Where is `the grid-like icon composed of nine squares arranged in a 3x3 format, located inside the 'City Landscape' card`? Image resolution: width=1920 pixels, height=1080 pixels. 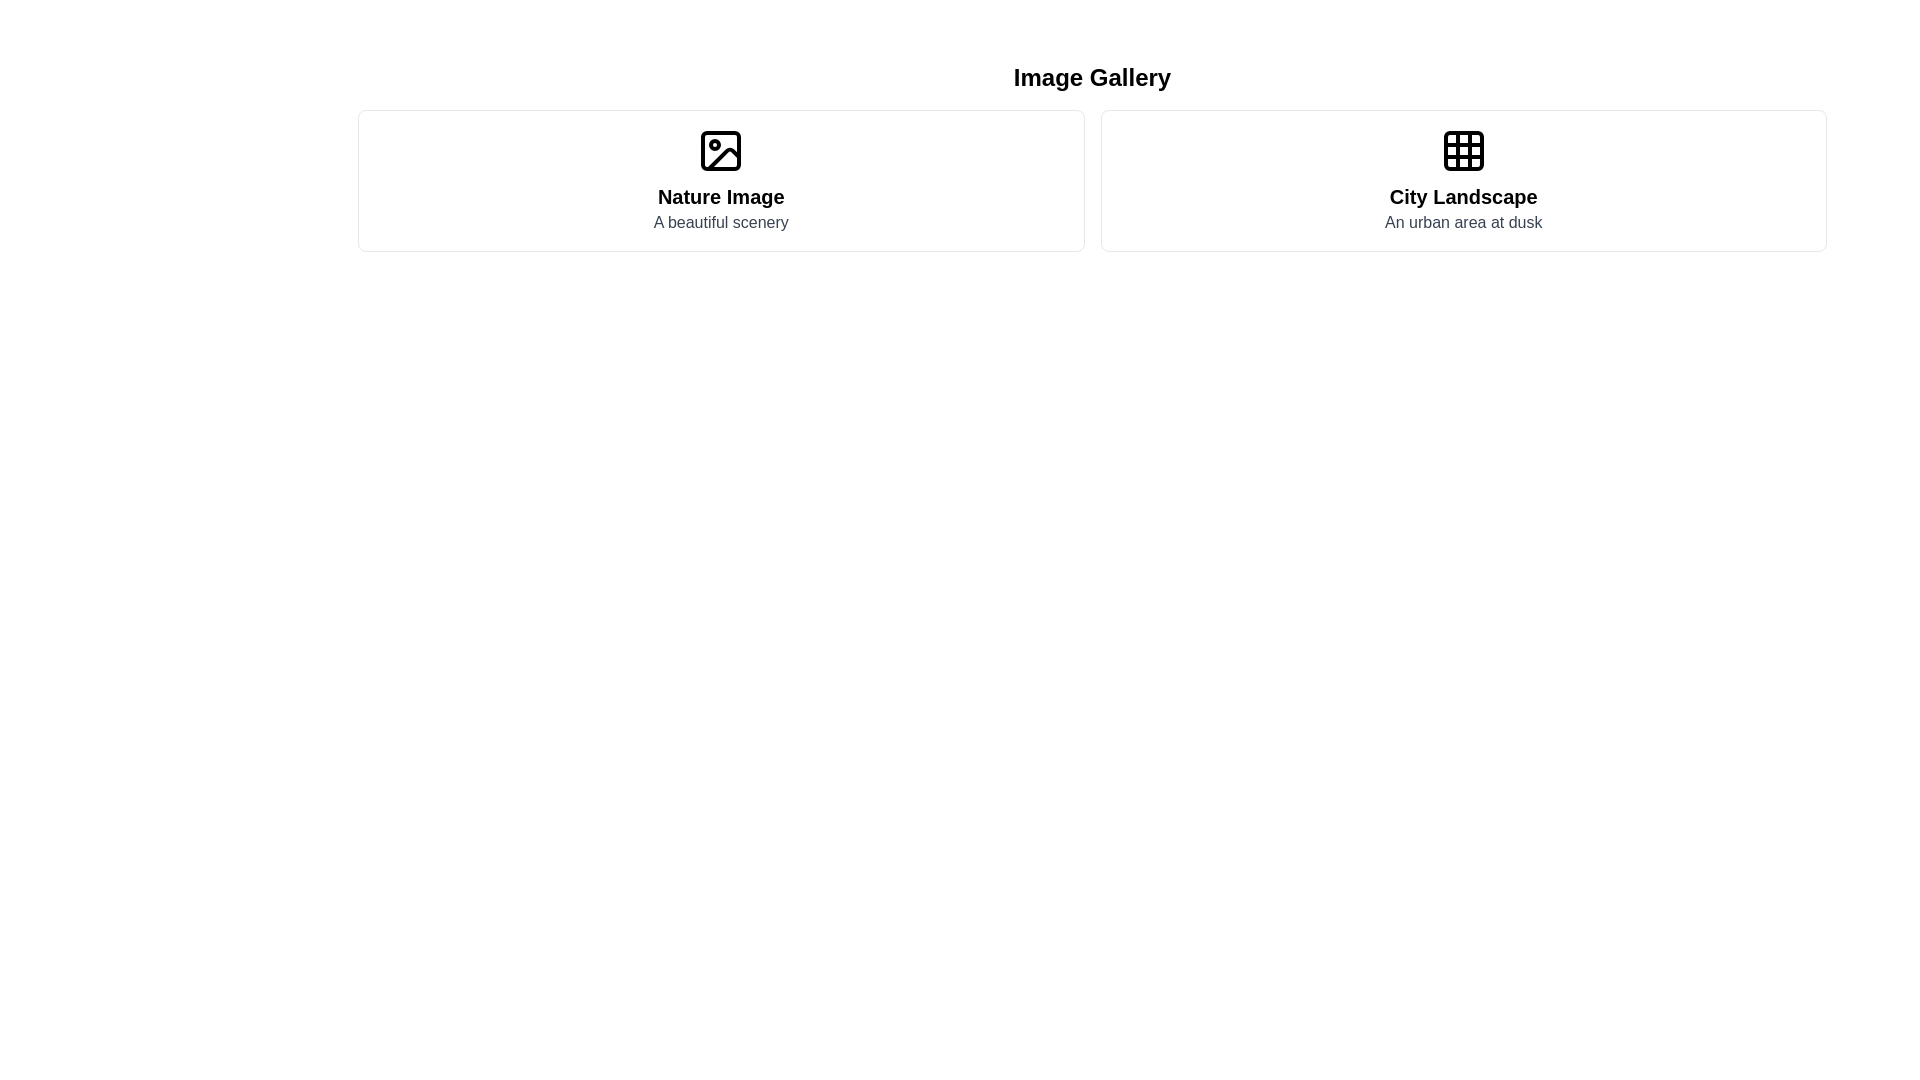
the grid-like icon composed of nine squares arranged in a 3x3 format, located inside the 'City Landscape' card is located at coordinates (1463, 149).